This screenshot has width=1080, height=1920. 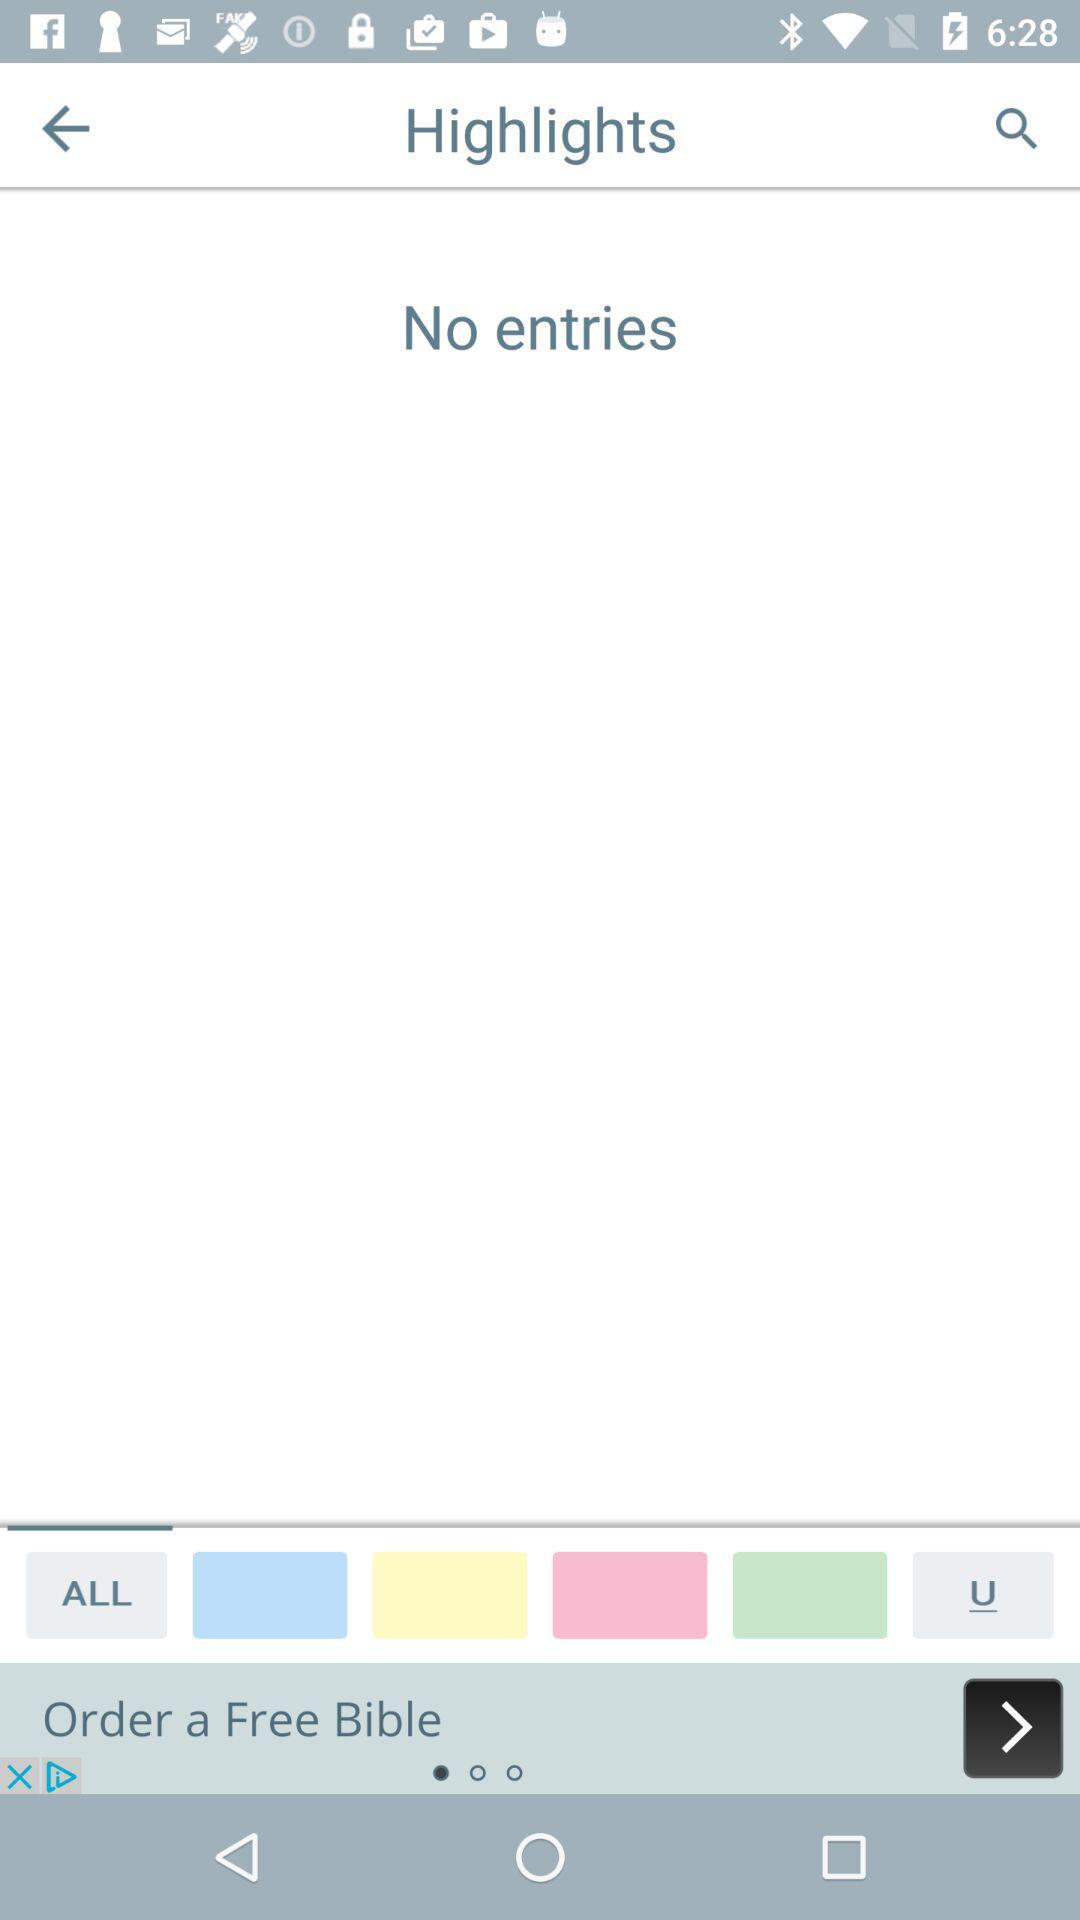 I want to click on advertisement, so click(x=540, y=1727).